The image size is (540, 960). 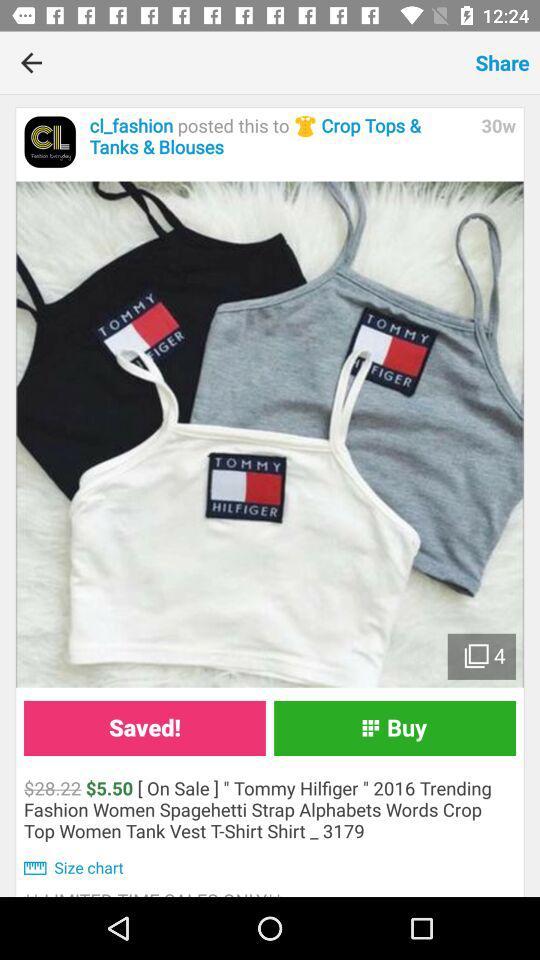 What do you see at coordinates (264, 62) in the screenshot?
I see `the item next to the share icon` at bounding box center [264, 62].